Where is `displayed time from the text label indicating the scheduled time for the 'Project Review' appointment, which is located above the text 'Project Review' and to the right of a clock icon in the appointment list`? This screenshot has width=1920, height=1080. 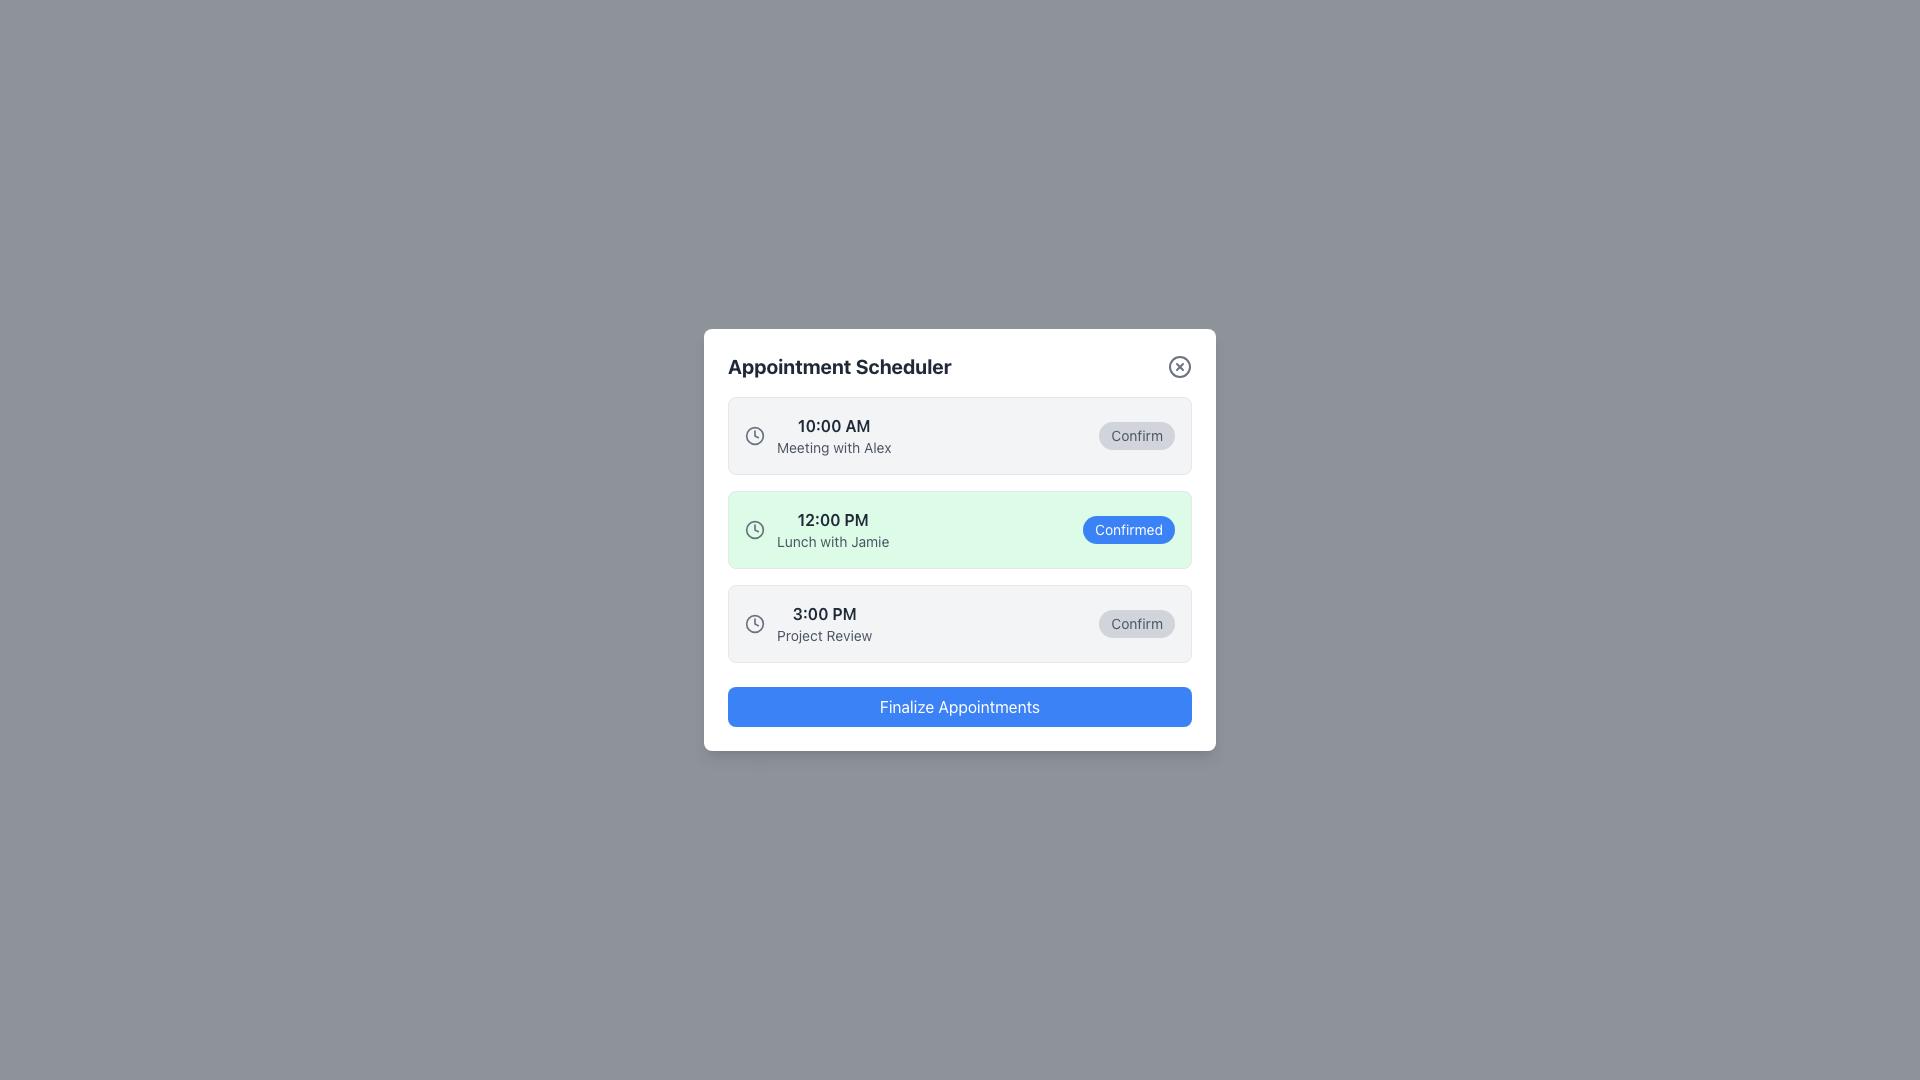 displayed time from the text label indicating the scheduled time for the 'Project Review' appointment, which is located above the text 'Project Review' and to the right of a clock icon in the appointment list is located at coordinates (824, 612).